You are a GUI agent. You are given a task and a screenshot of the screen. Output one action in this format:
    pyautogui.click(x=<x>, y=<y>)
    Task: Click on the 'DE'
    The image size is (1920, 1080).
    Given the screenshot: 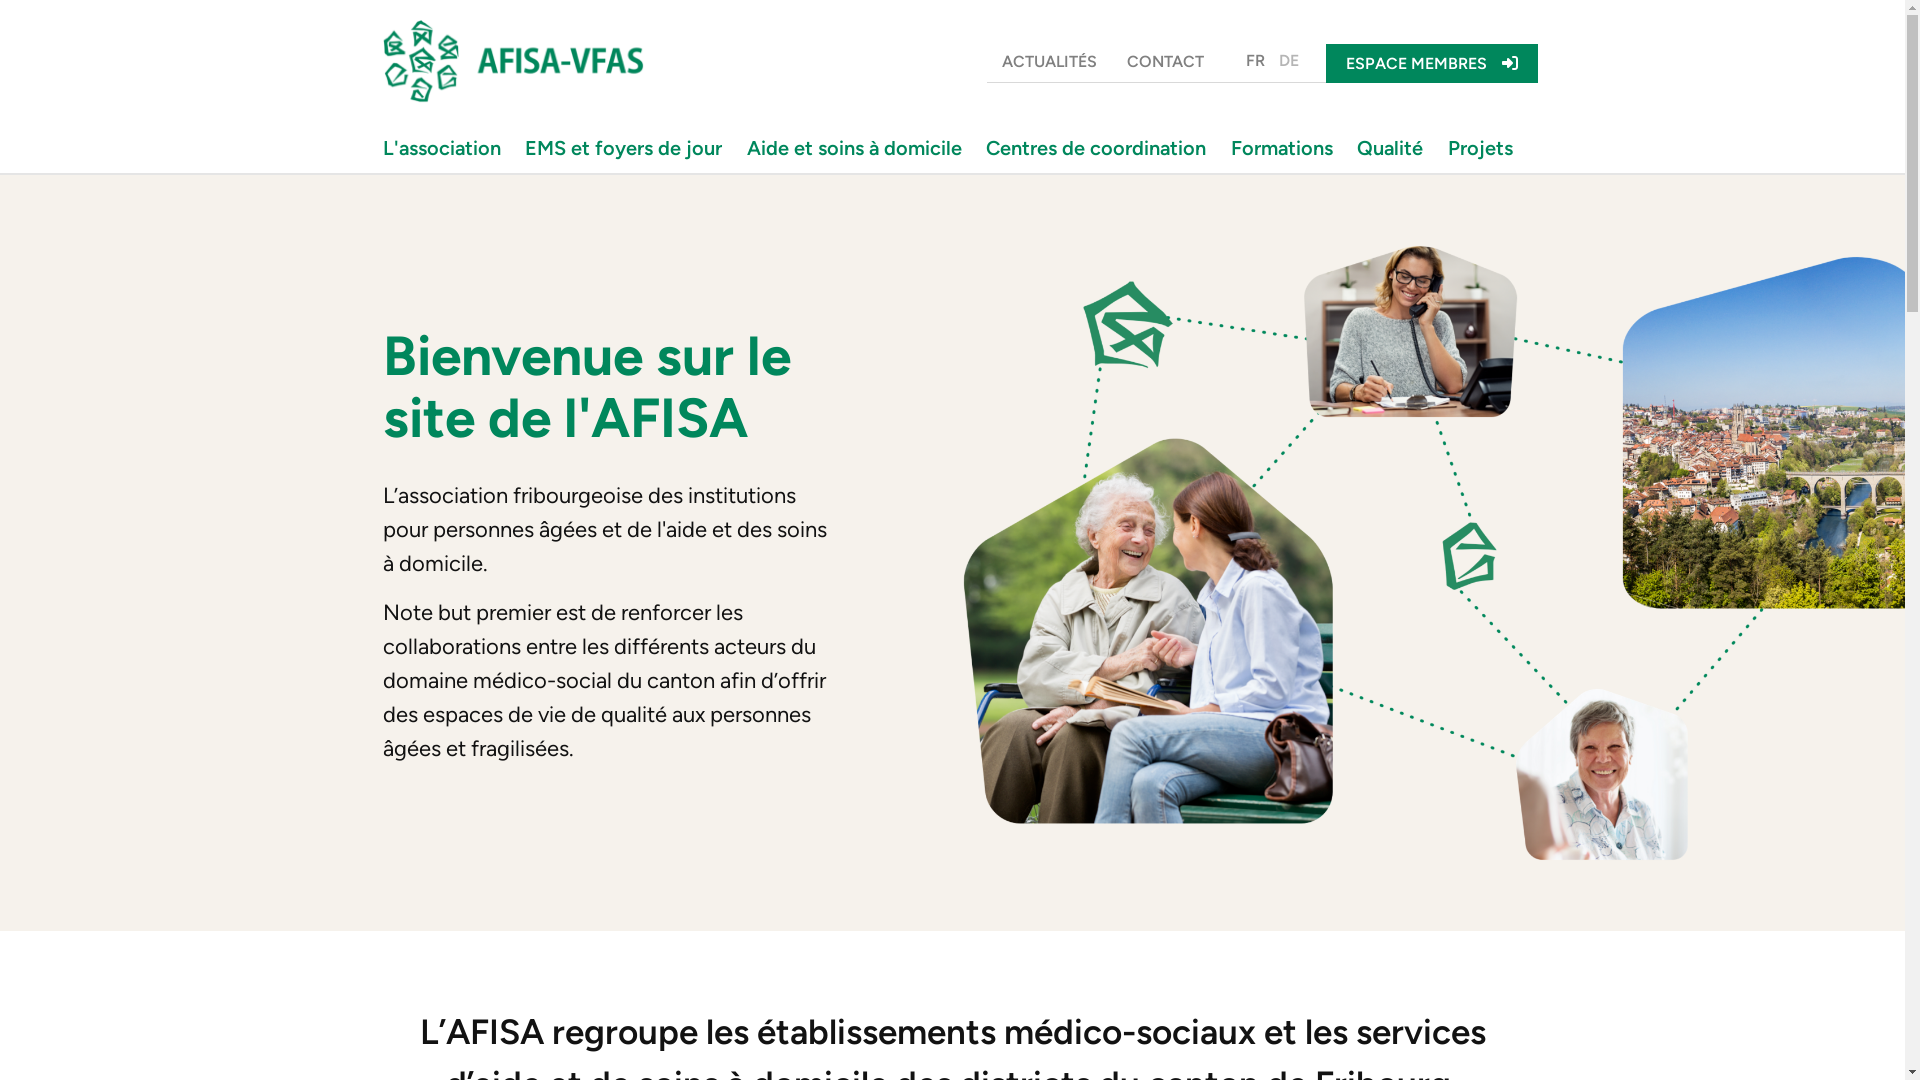 What is the action you would take?
    pyautogui.click(x=1289, y=60)
    